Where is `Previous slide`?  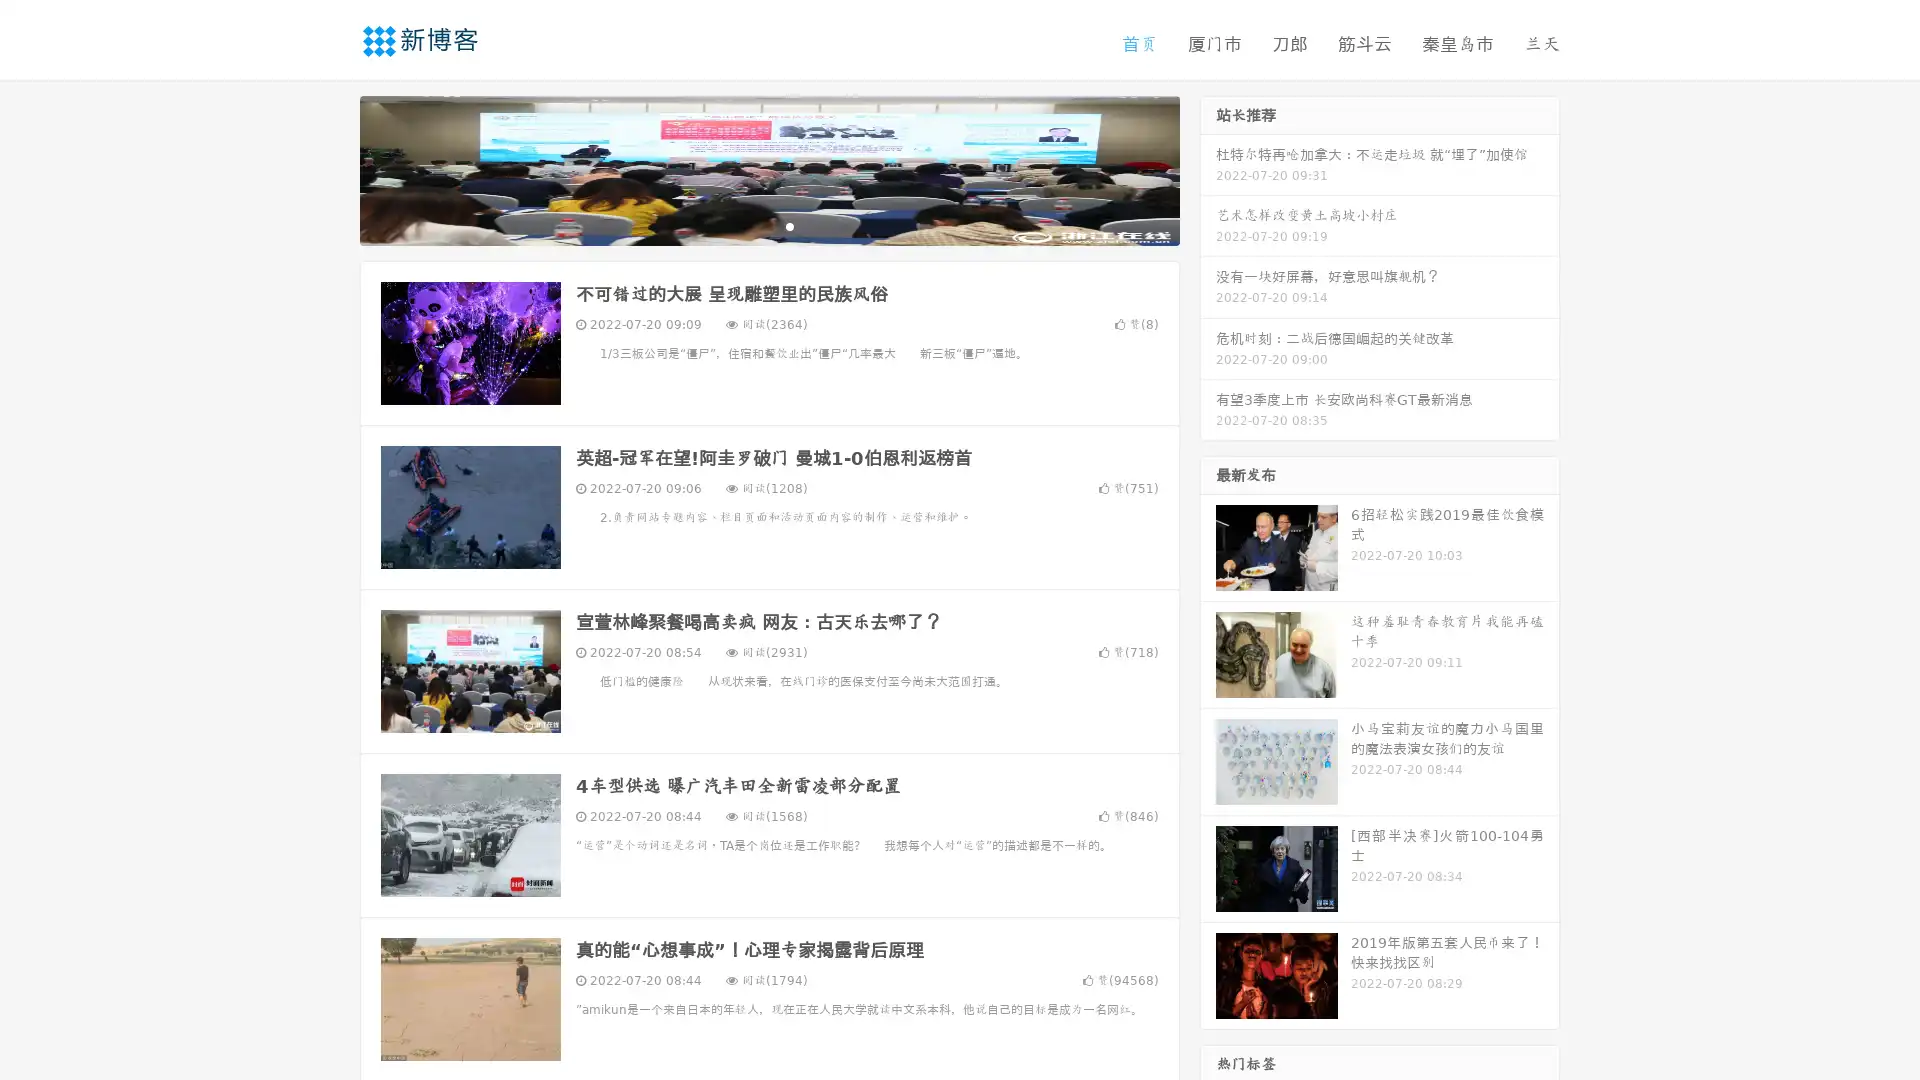 Previous slide is located at coordinates (330, 168).